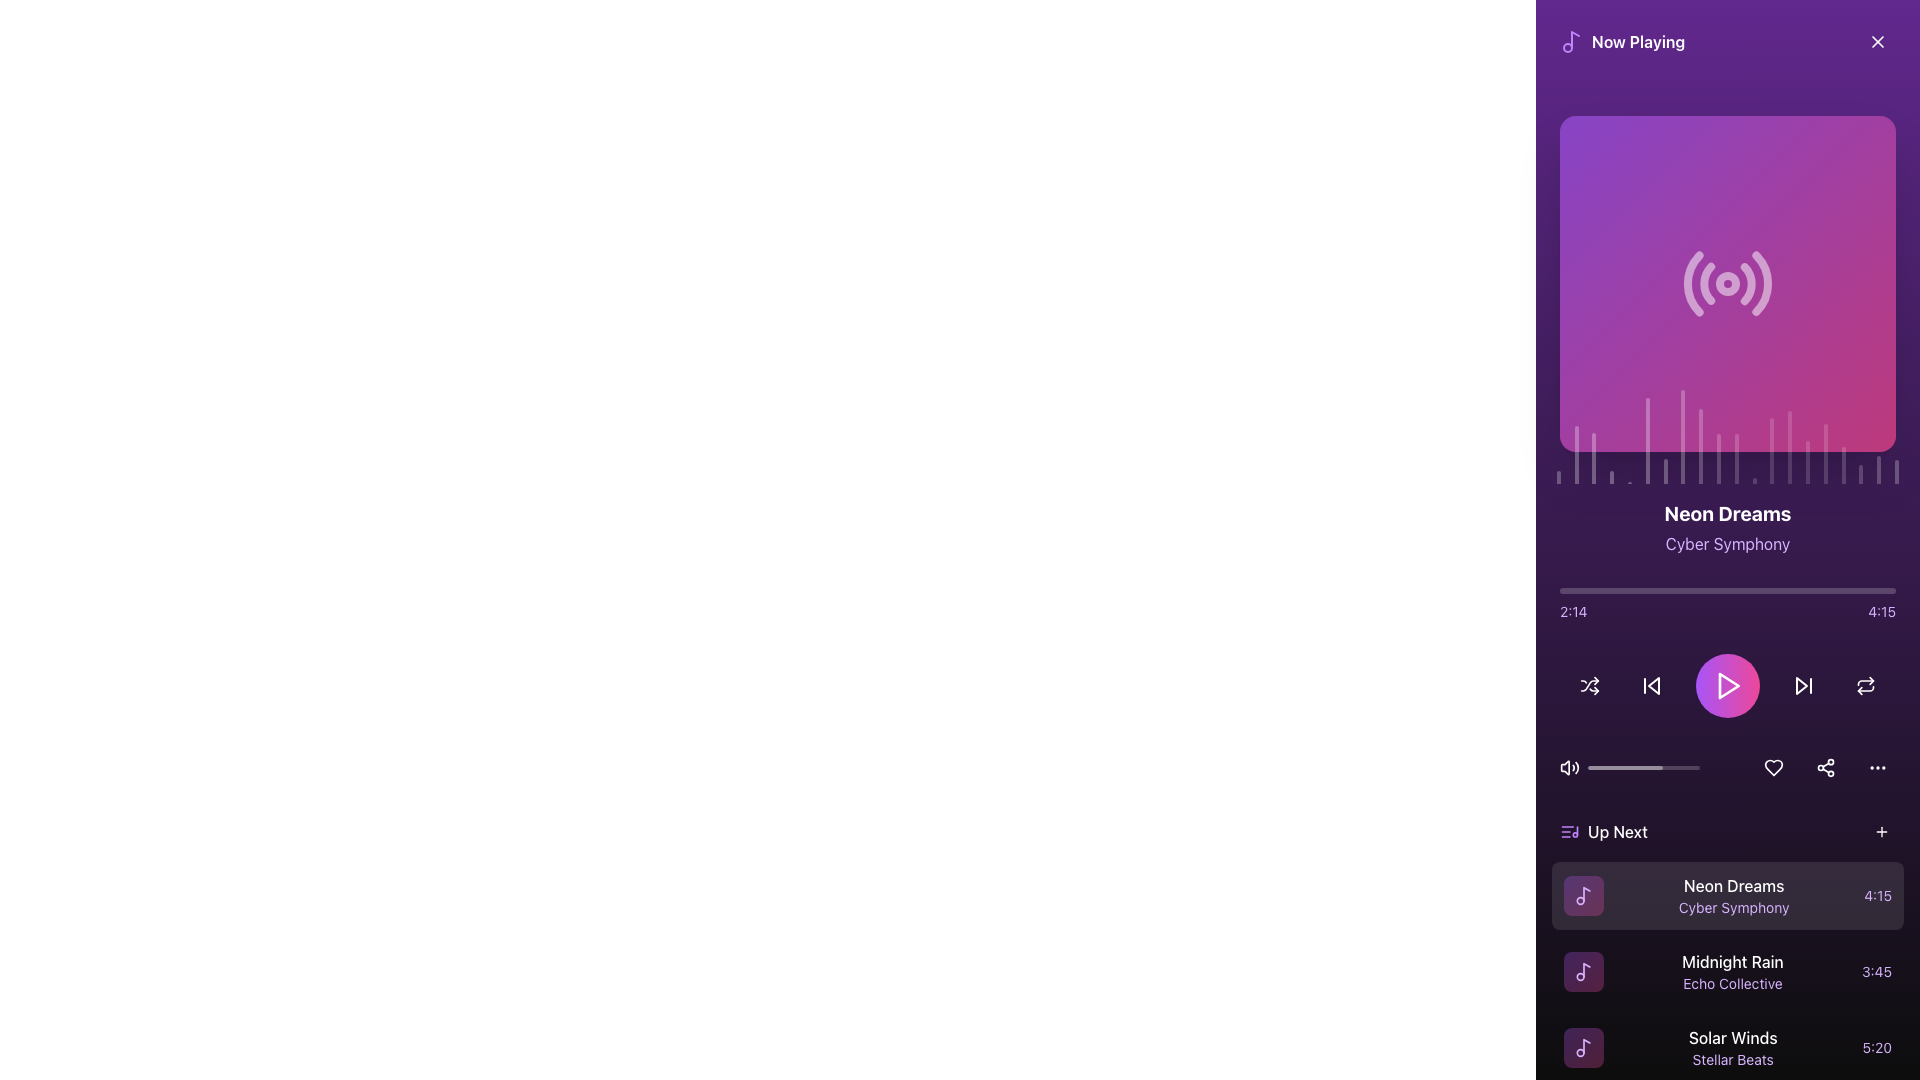 The image size is (1920, 1080). I want to click on the heart-shaped icon in the lower section of the music player interface, so click(1774, 766).